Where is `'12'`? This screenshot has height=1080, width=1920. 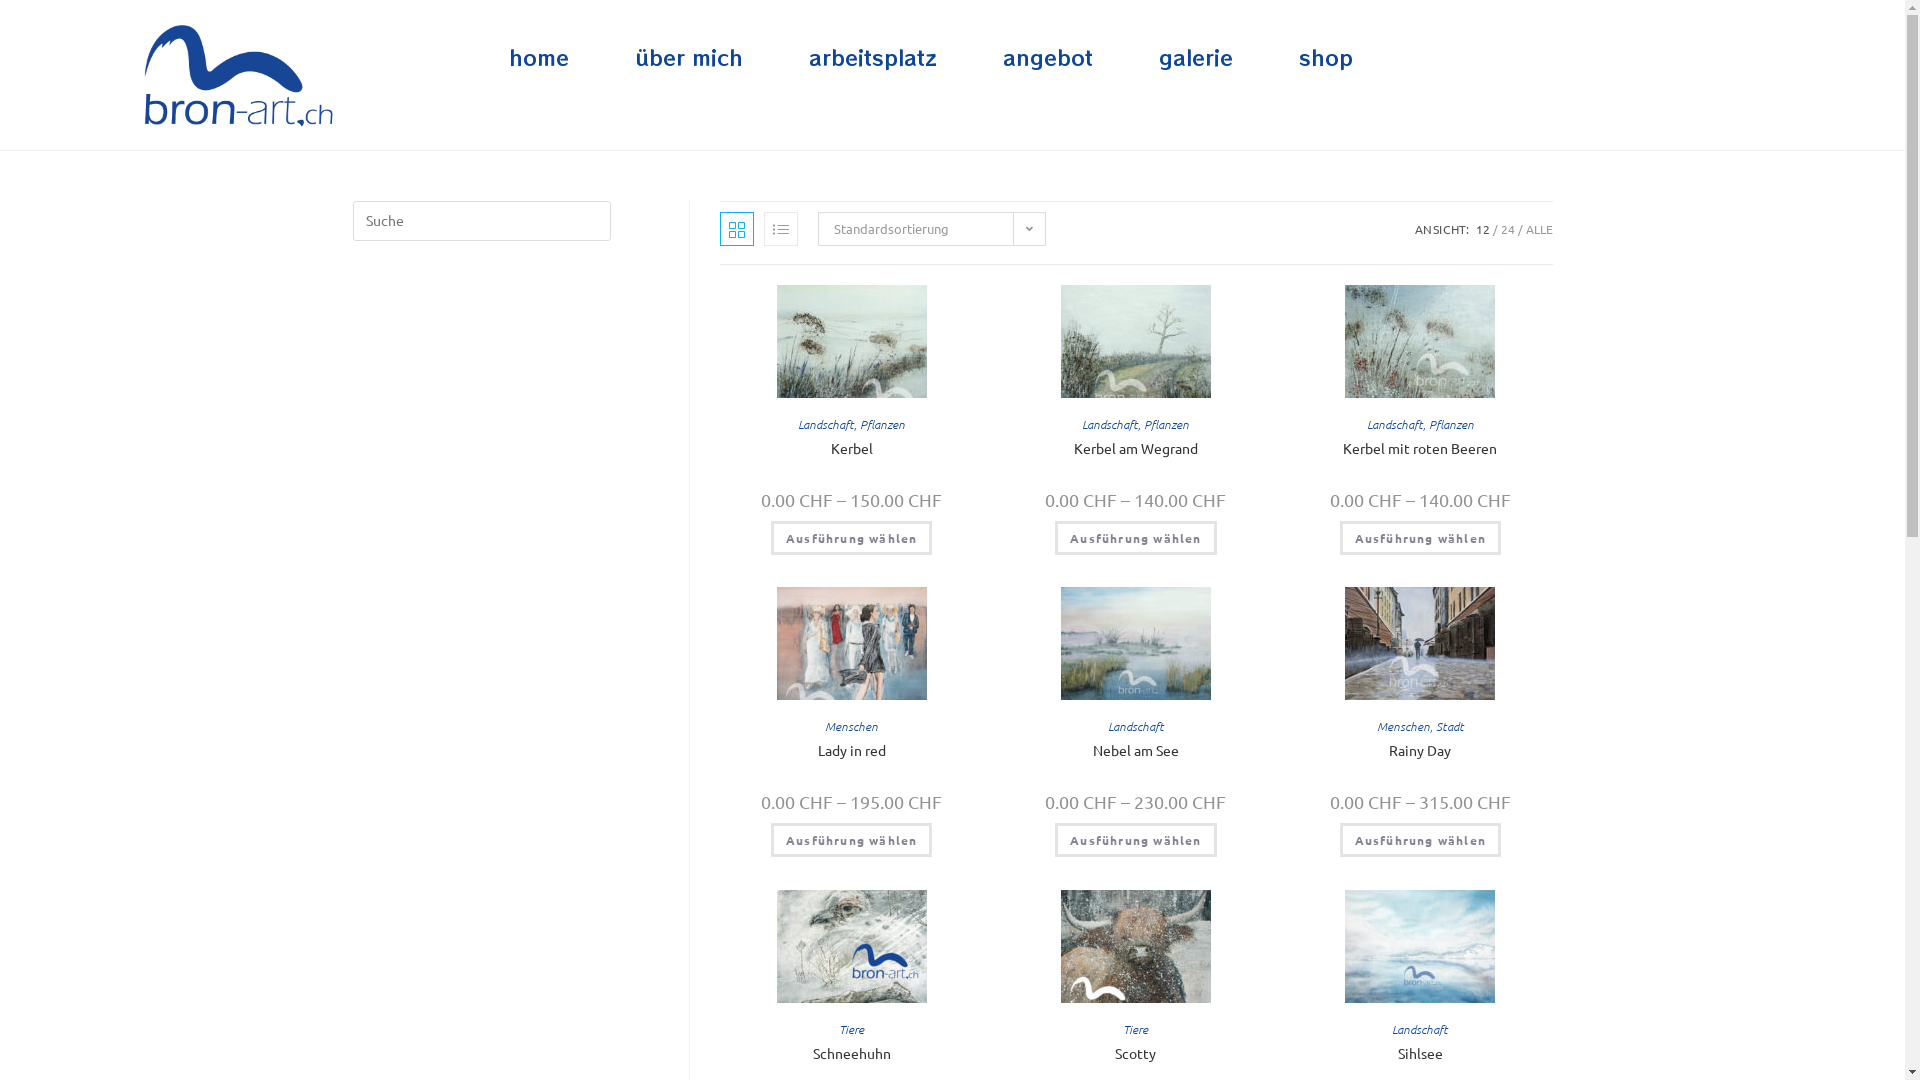
'12' is located at coordinates (1483, 227).